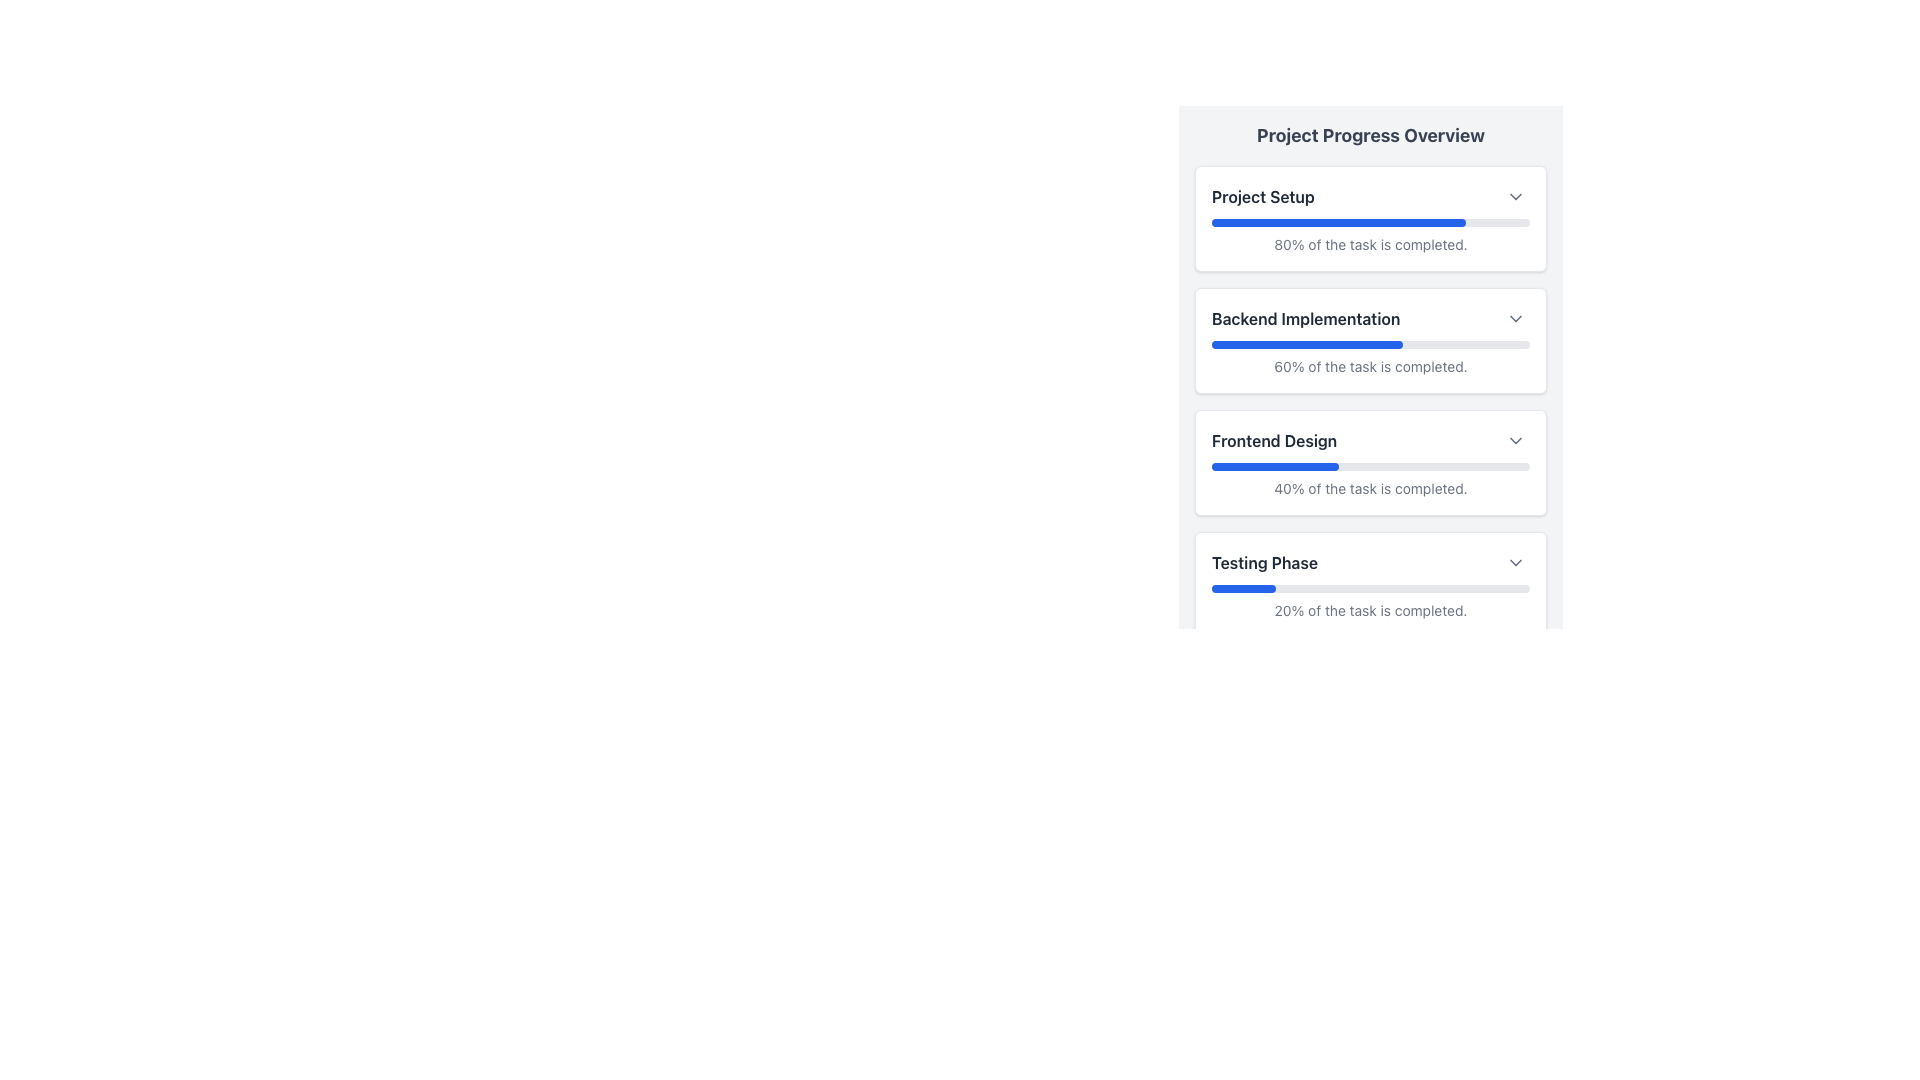 The height and width of the screenshot is (1080, 1920). Describe the element at coordinates (1516, 563) in the screenshot. I see `the toggle button located next to the 'Testing Phase' text` at that location.